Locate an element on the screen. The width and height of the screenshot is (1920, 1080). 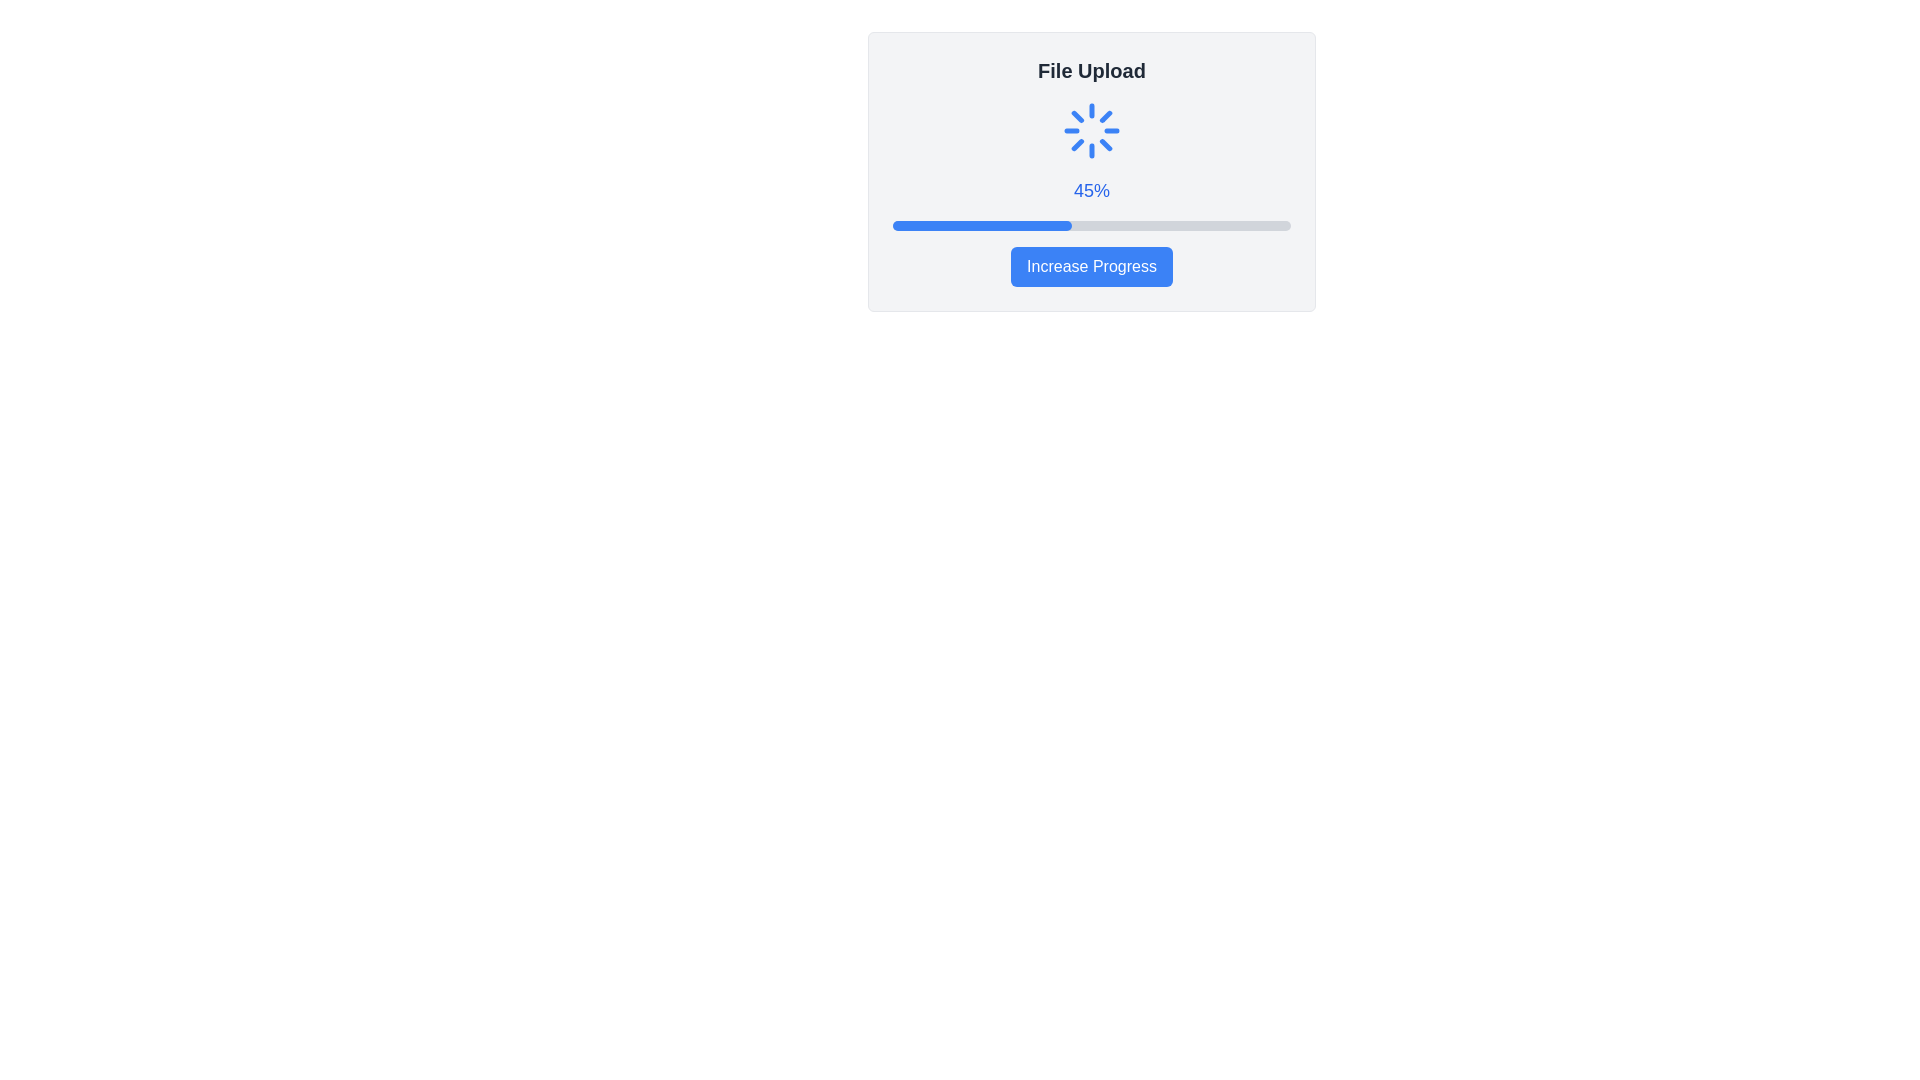
the bold blue text displaying '45%' which is positioned below a rotating icon and above a progress bar within a centered card interface is located at coordinates (1090, 191).